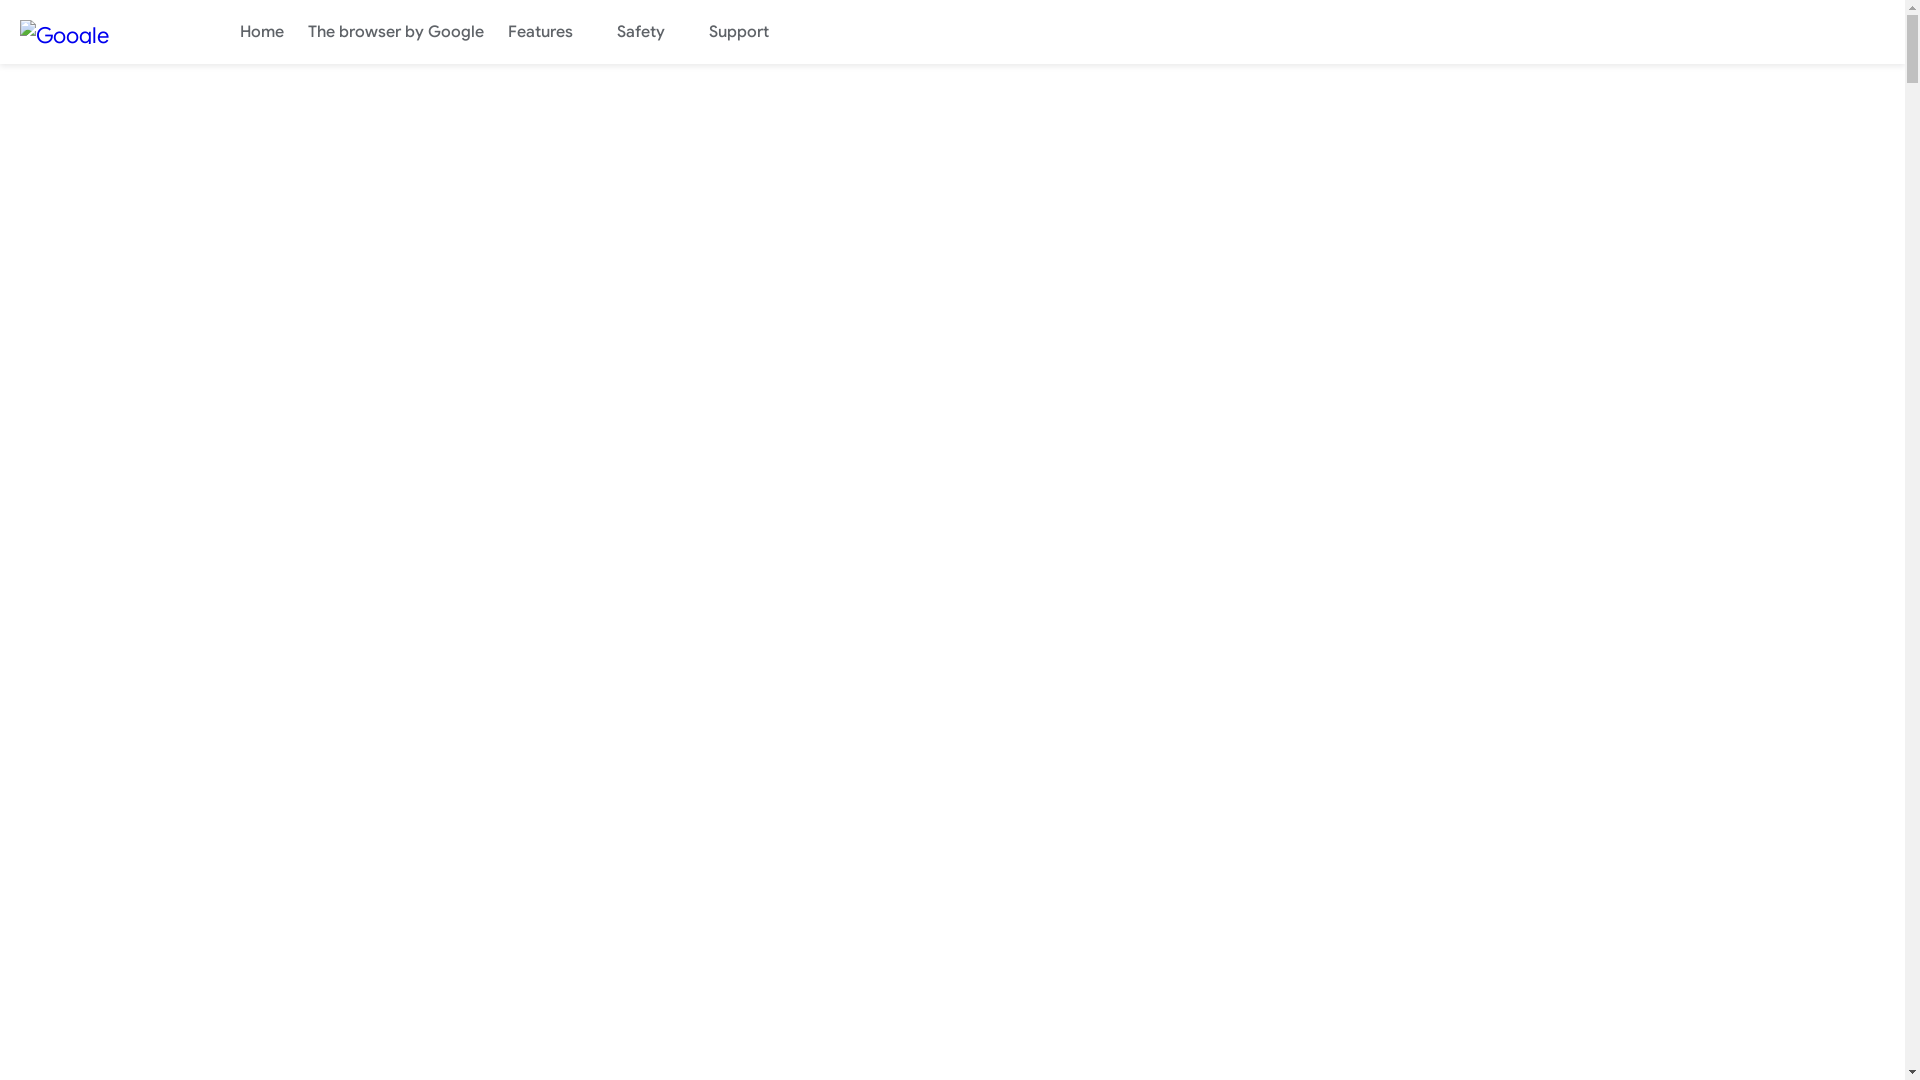 This screenshot has height=1080, width=1920. What do you see at coordinates (747, 31) in the screenshot?
I see `'Support'` at bounding box center [747, 31].